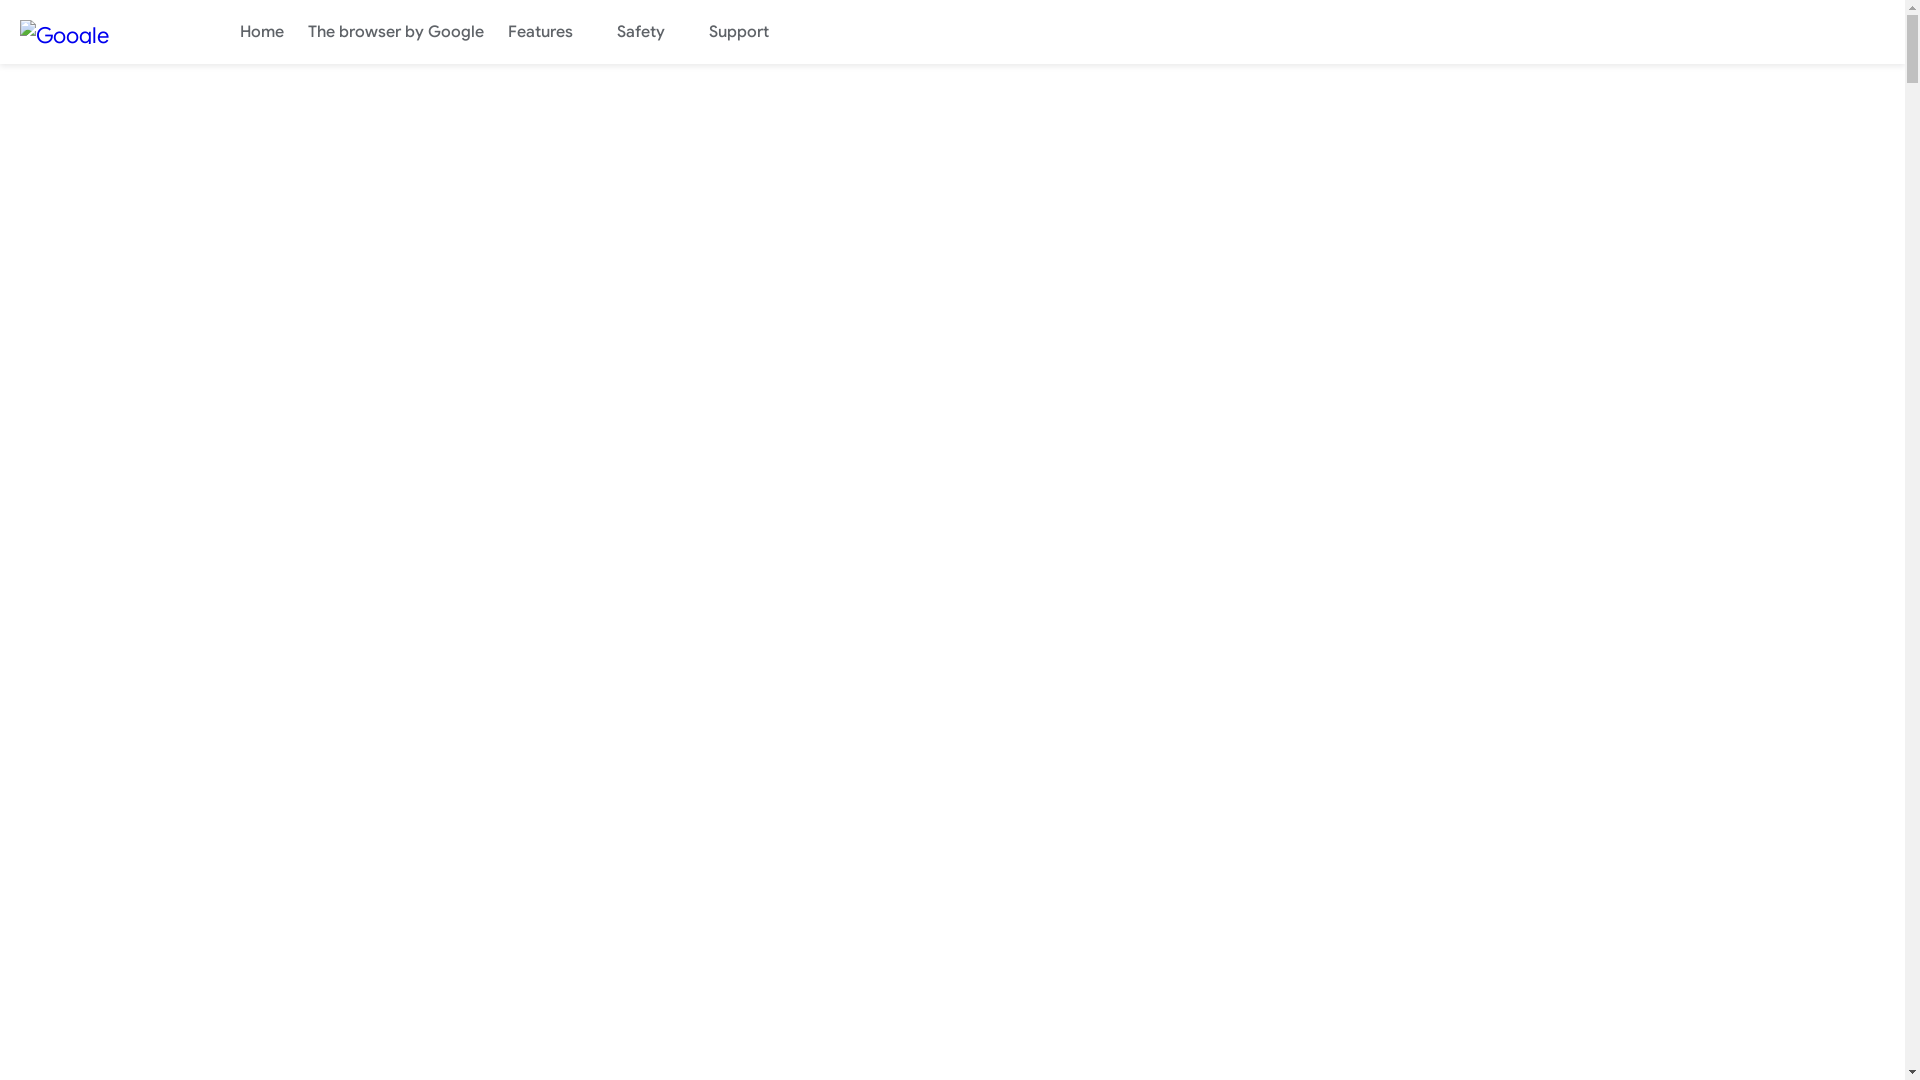 This screenshot has height=1080, width=1920. What do you see at coordinates (747, 31) in the screenshot?
I see `'Support'` at bounding box center [747, 31].